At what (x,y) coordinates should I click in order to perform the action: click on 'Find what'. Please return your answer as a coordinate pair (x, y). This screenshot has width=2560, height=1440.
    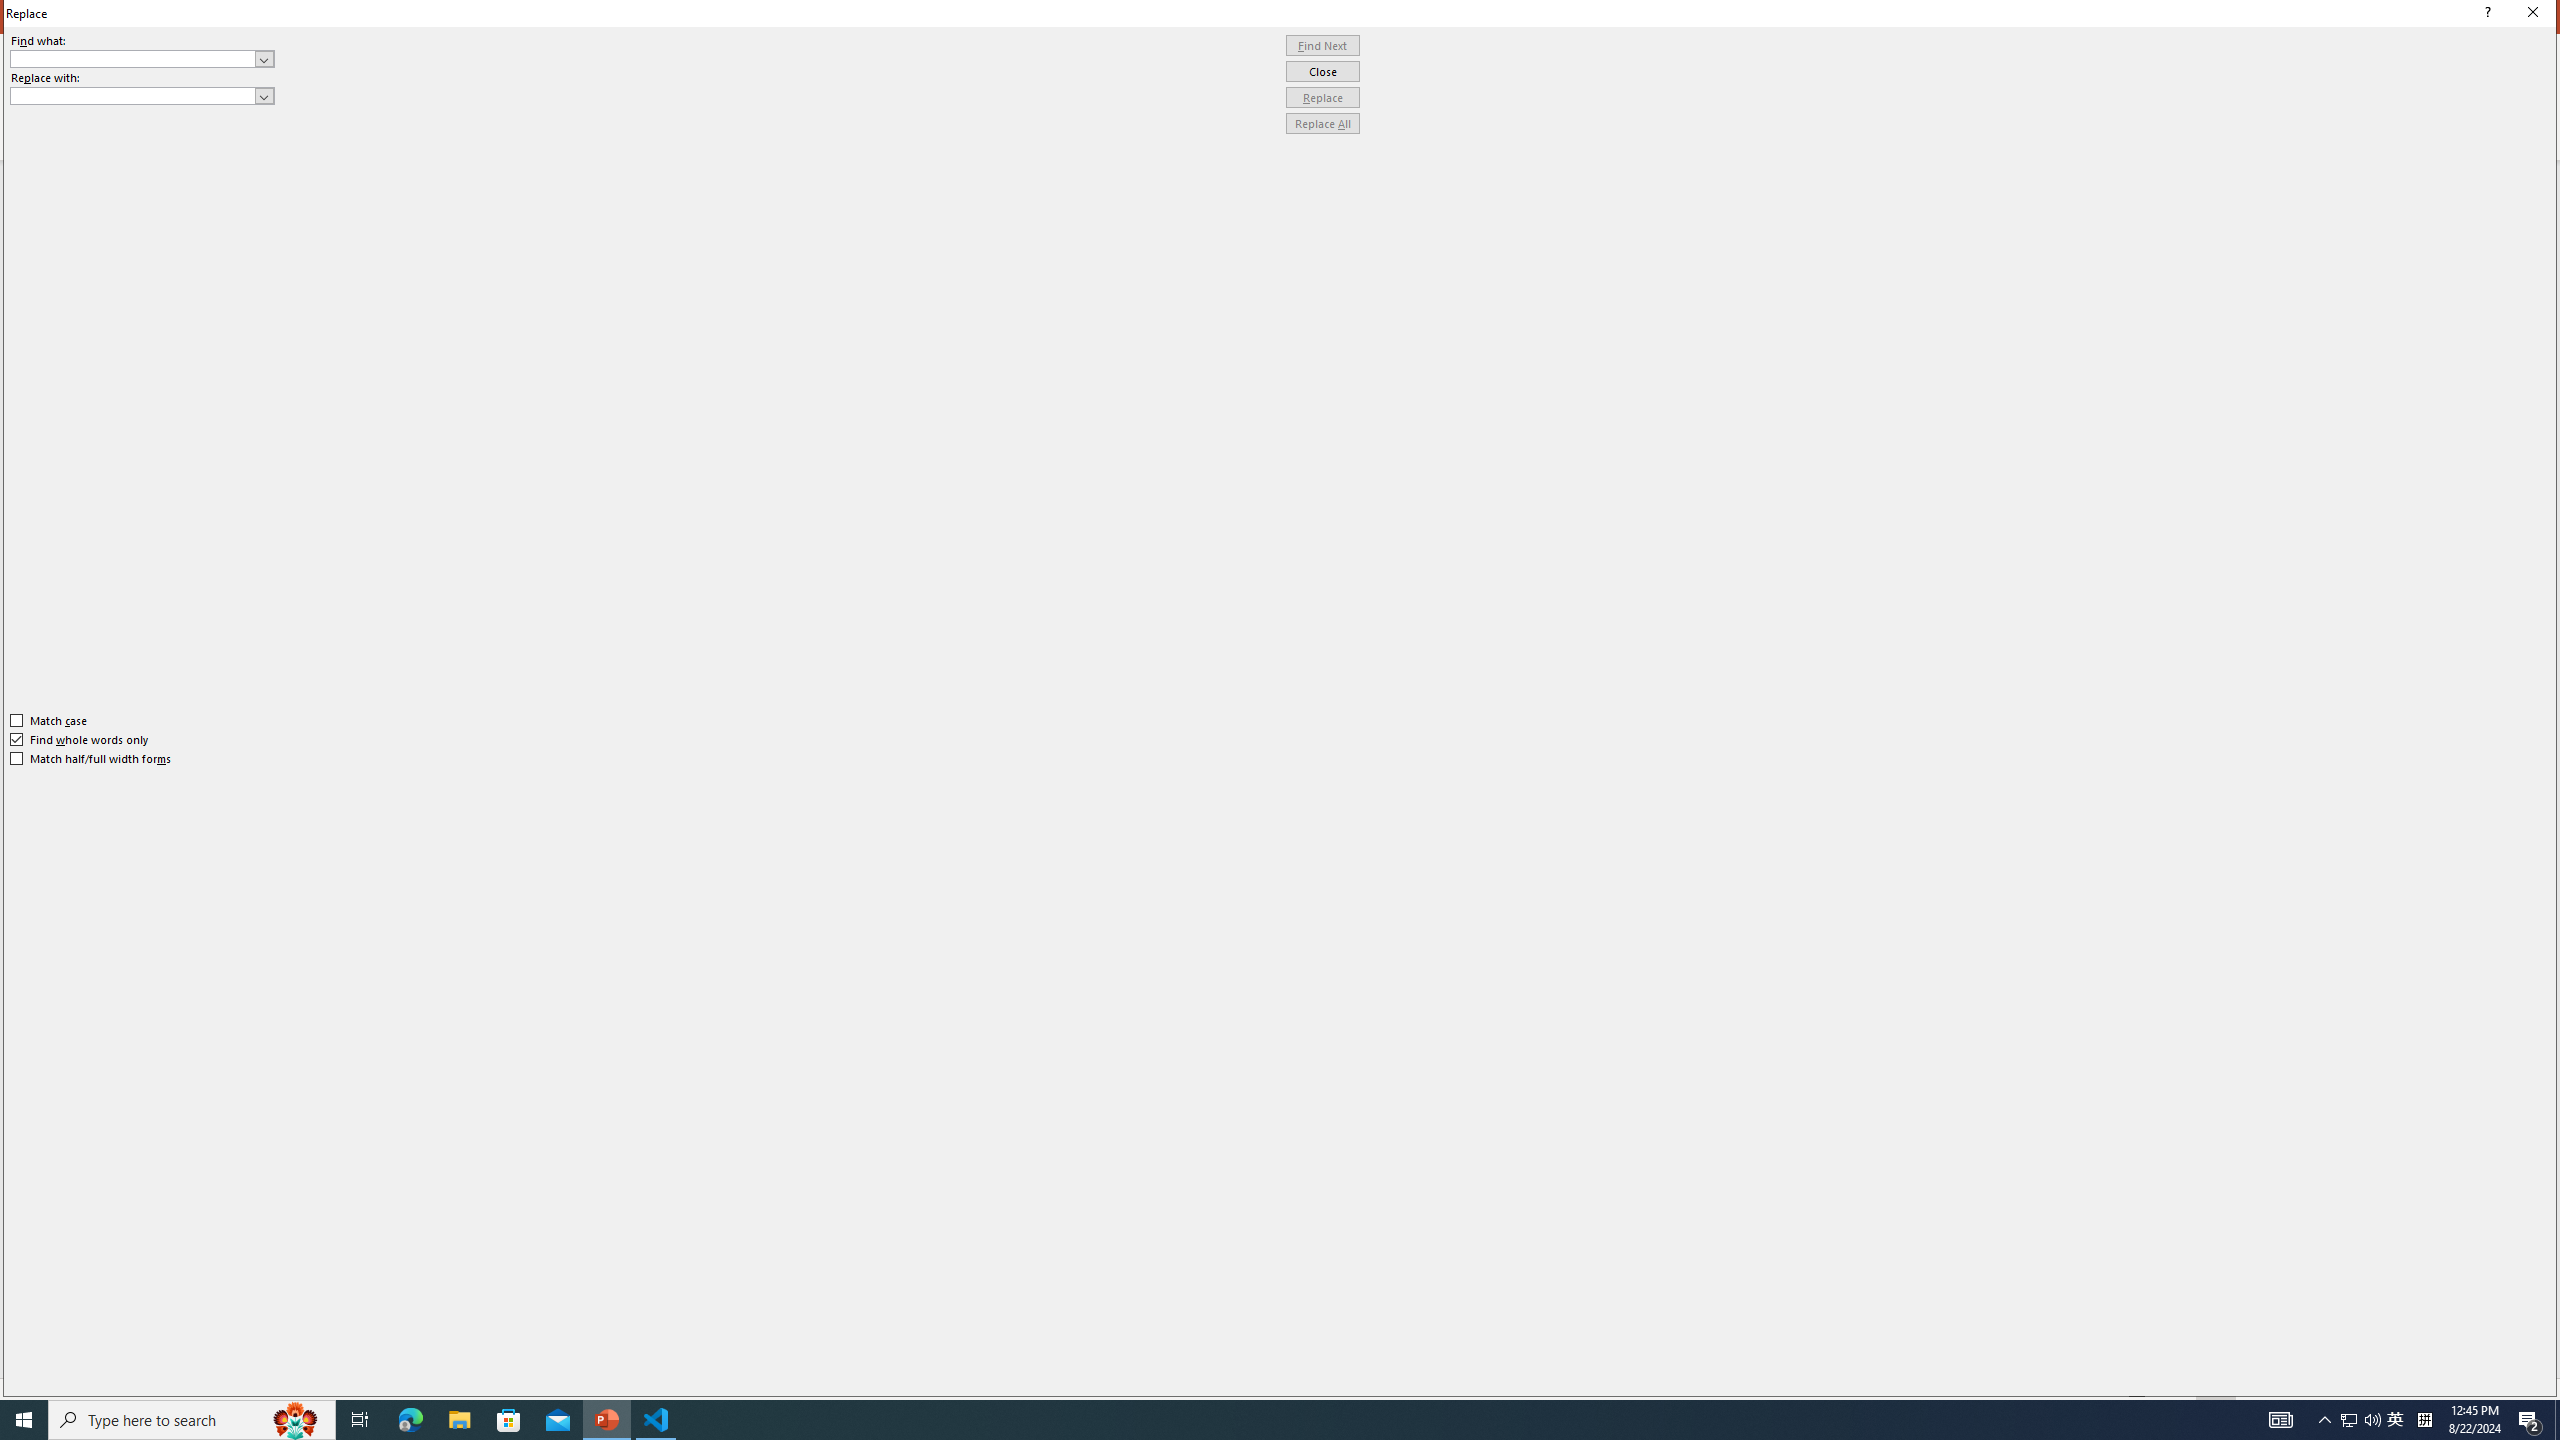
    Looking at the image, I should click on (142, 58).